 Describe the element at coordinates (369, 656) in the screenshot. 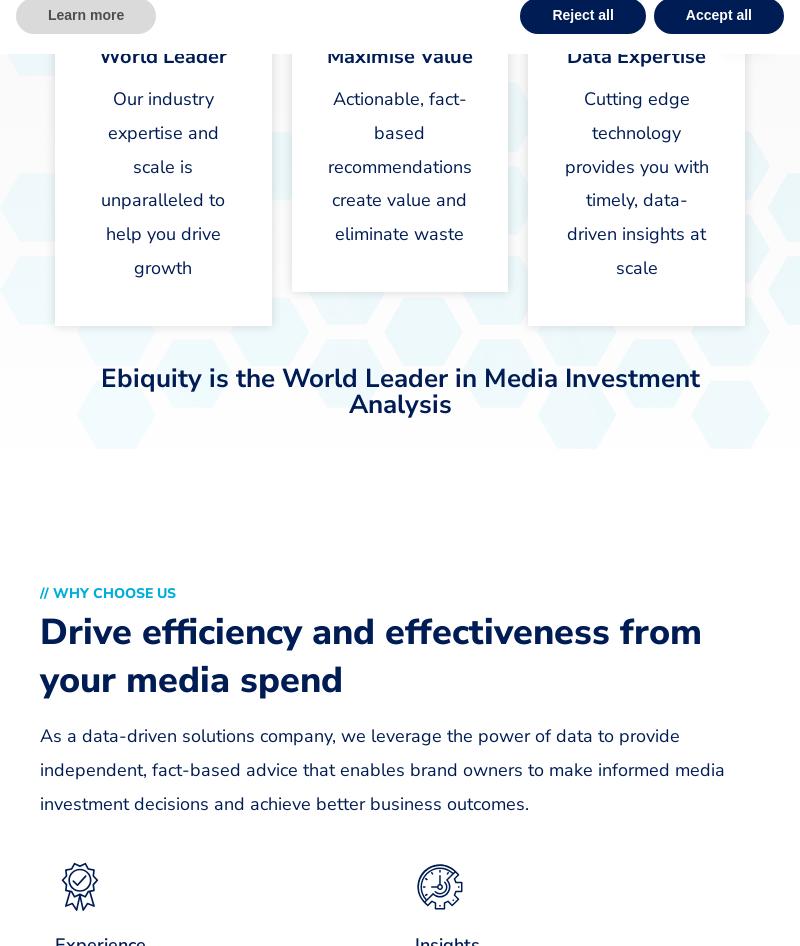

I see `'Drive efficiency and effectiveness from your media spend'` at that location.